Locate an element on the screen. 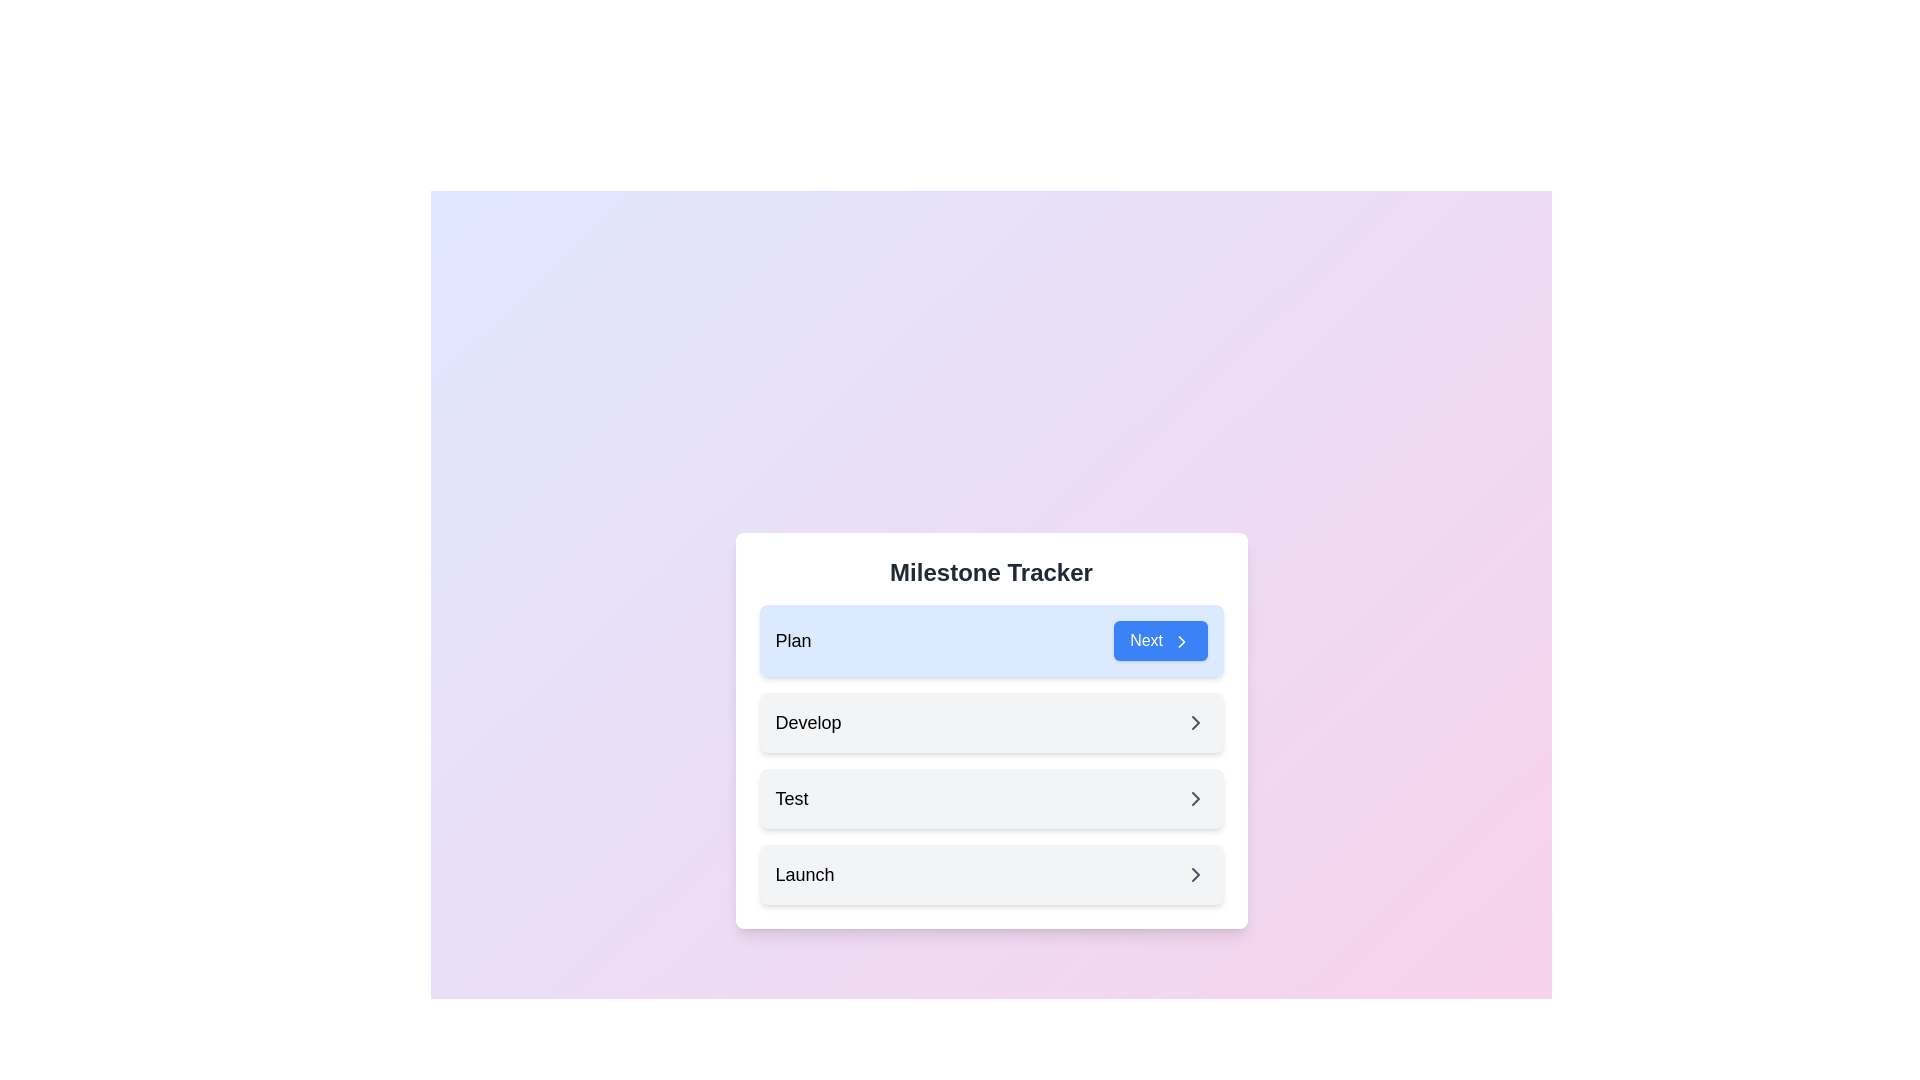 Image resolution: width=1920 pixels, height=1080 pixels. the rightward-pointing chevron icon with a gray stroke located in the third row labeled 'Test' is located at coordinates (1195, 797).